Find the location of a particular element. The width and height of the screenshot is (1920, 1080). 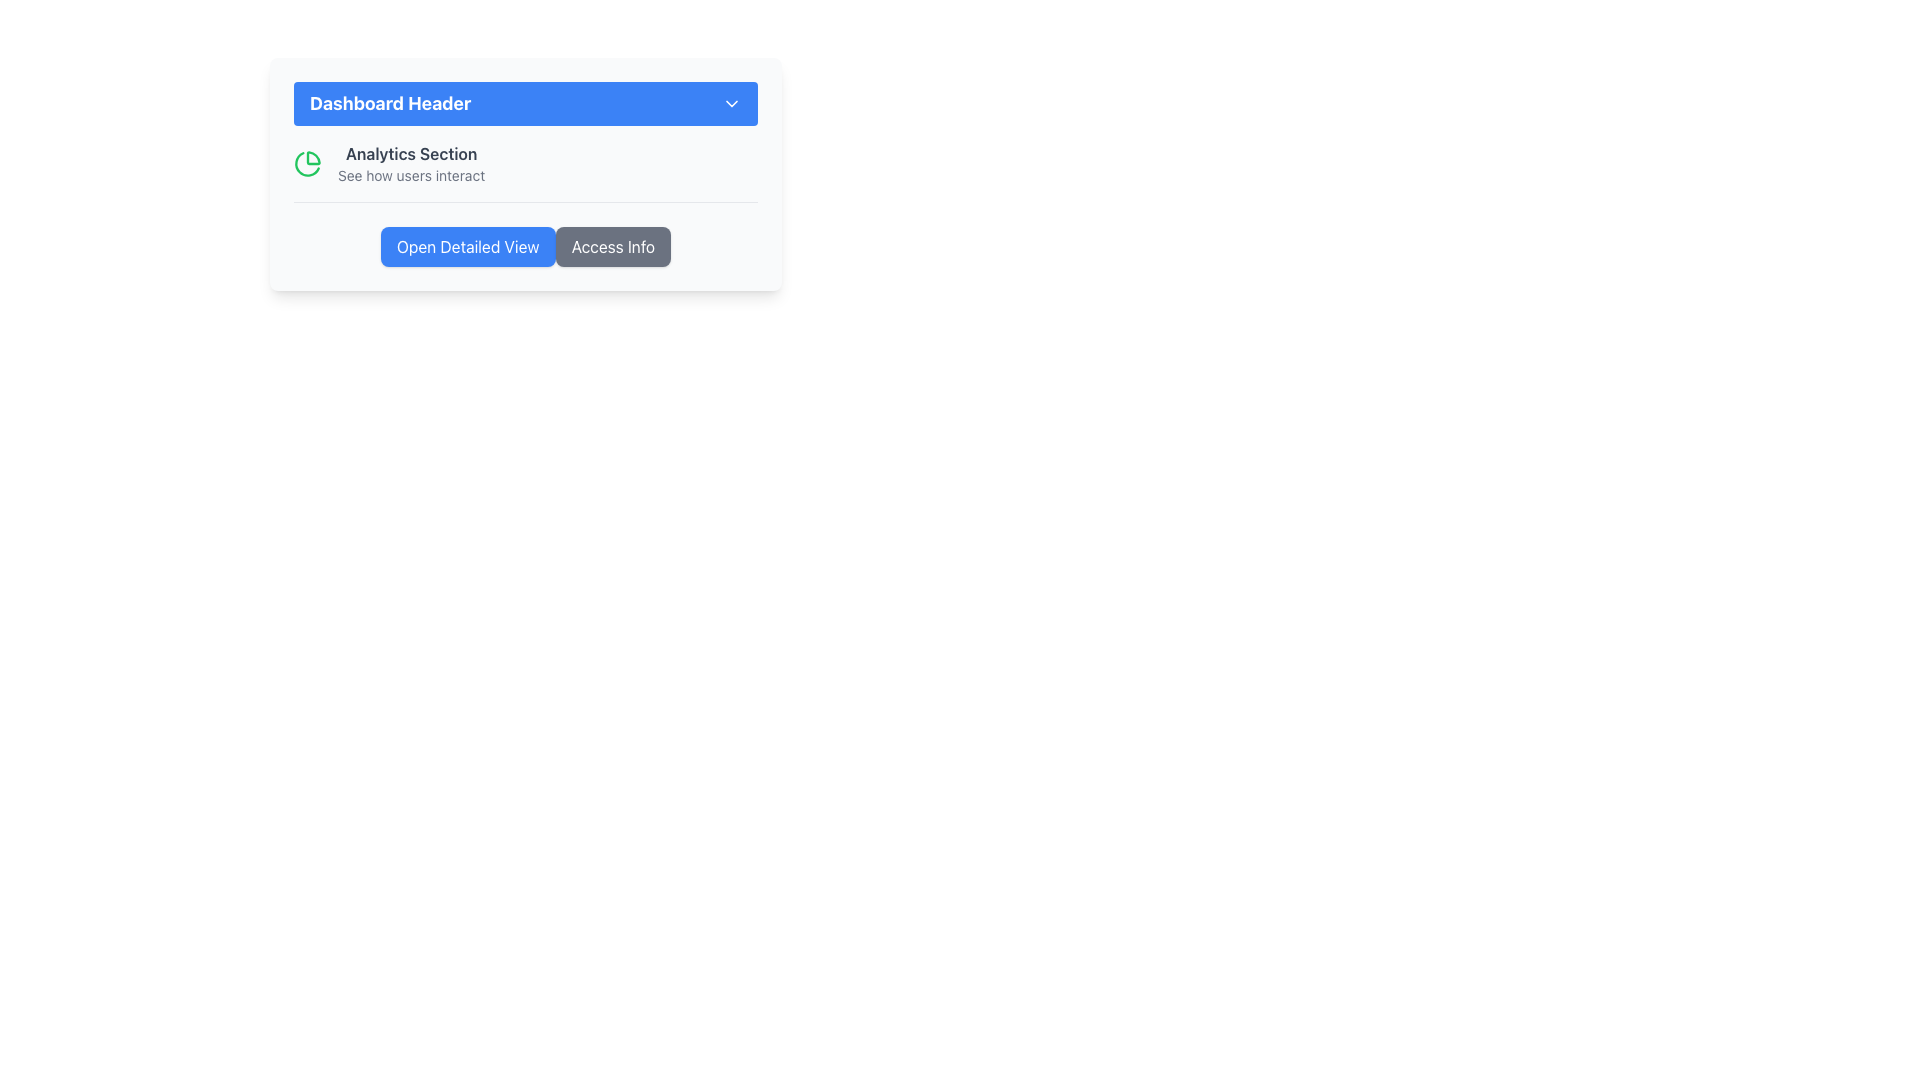

the text label displaying 'Analytics Section' which is styled in bold dark gray and positioned below the 'Dashboard Header' is located at coordinates (410, 153).